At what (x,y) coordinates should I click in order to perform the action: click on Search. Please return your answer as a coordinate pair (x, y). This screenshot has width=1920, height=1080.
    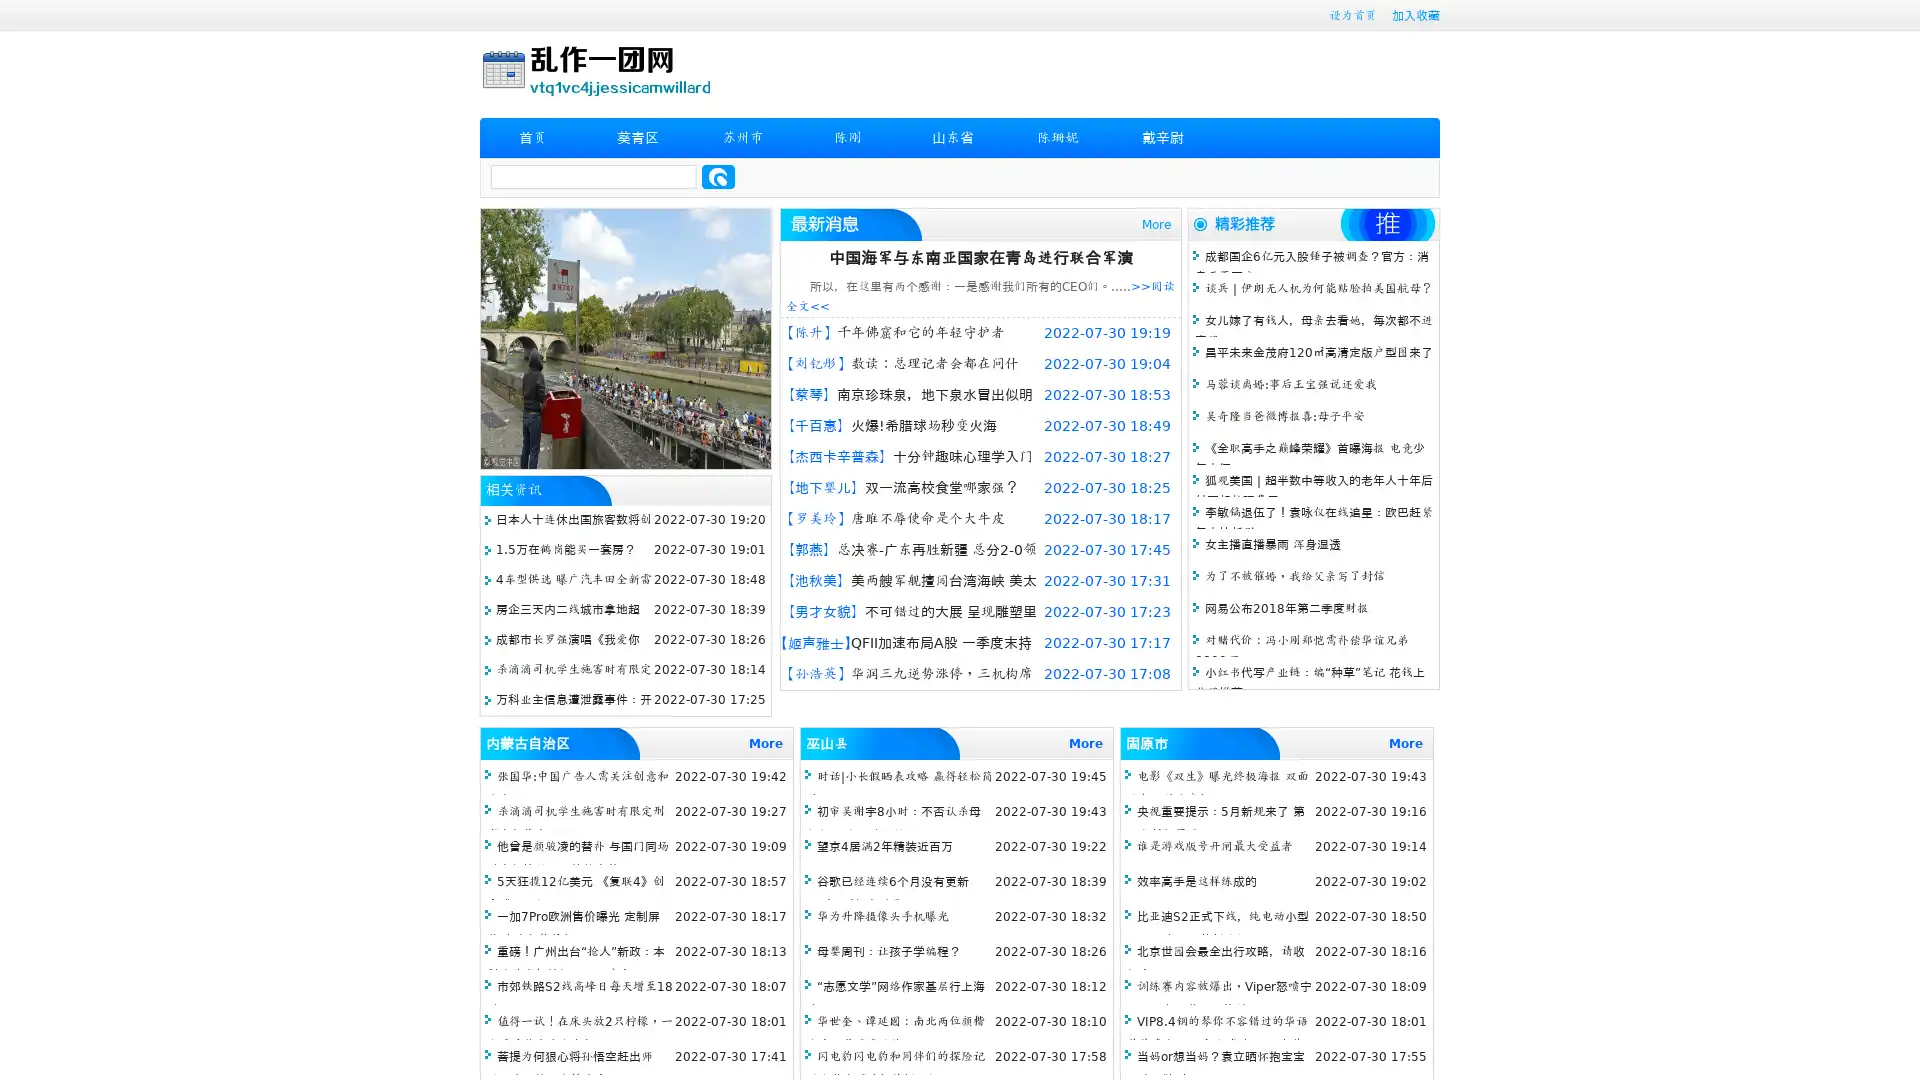
    Looking at the image, I should click on (718, 176).